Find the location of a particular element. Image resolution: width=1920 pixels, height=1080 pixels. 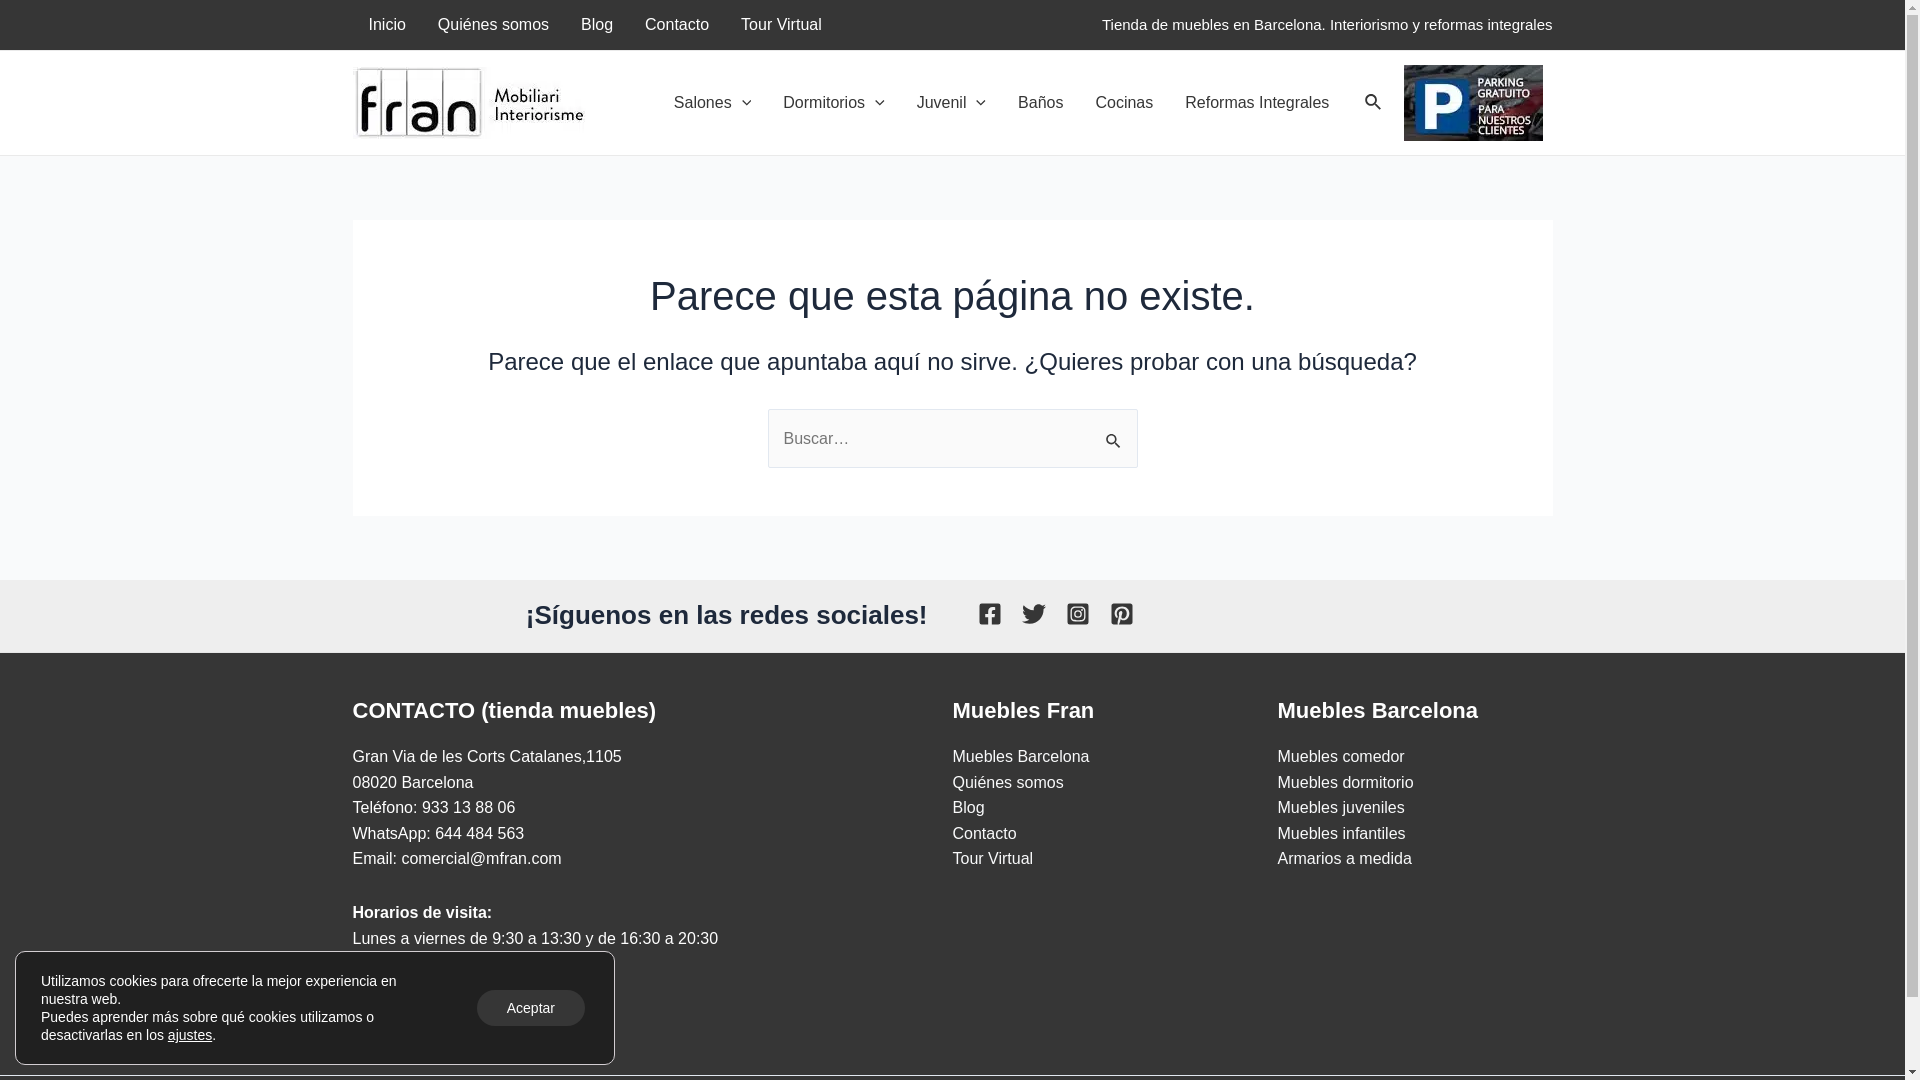

'Inicio' is located at coordinates (386, 24).